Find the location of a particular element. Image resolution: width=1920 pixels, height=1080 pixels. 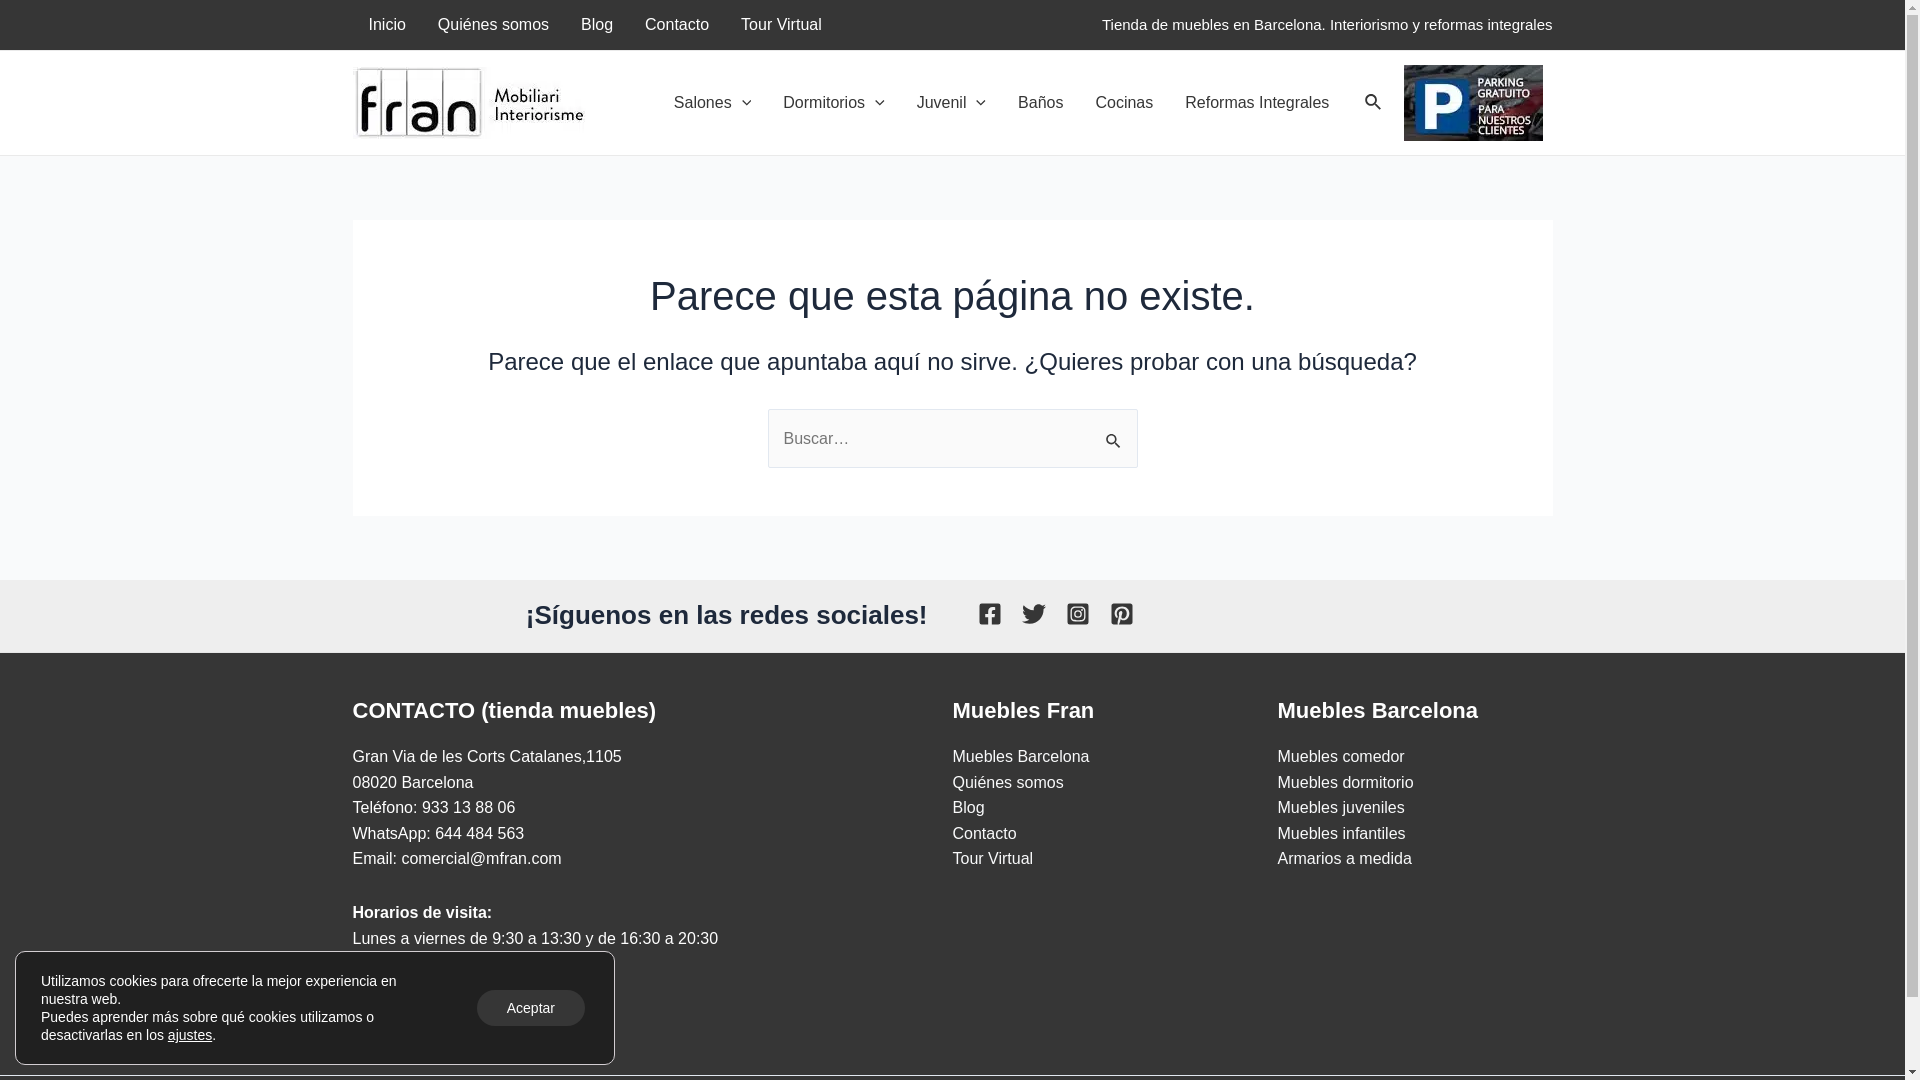

'Inicio' is located at coordinates (386, 24).